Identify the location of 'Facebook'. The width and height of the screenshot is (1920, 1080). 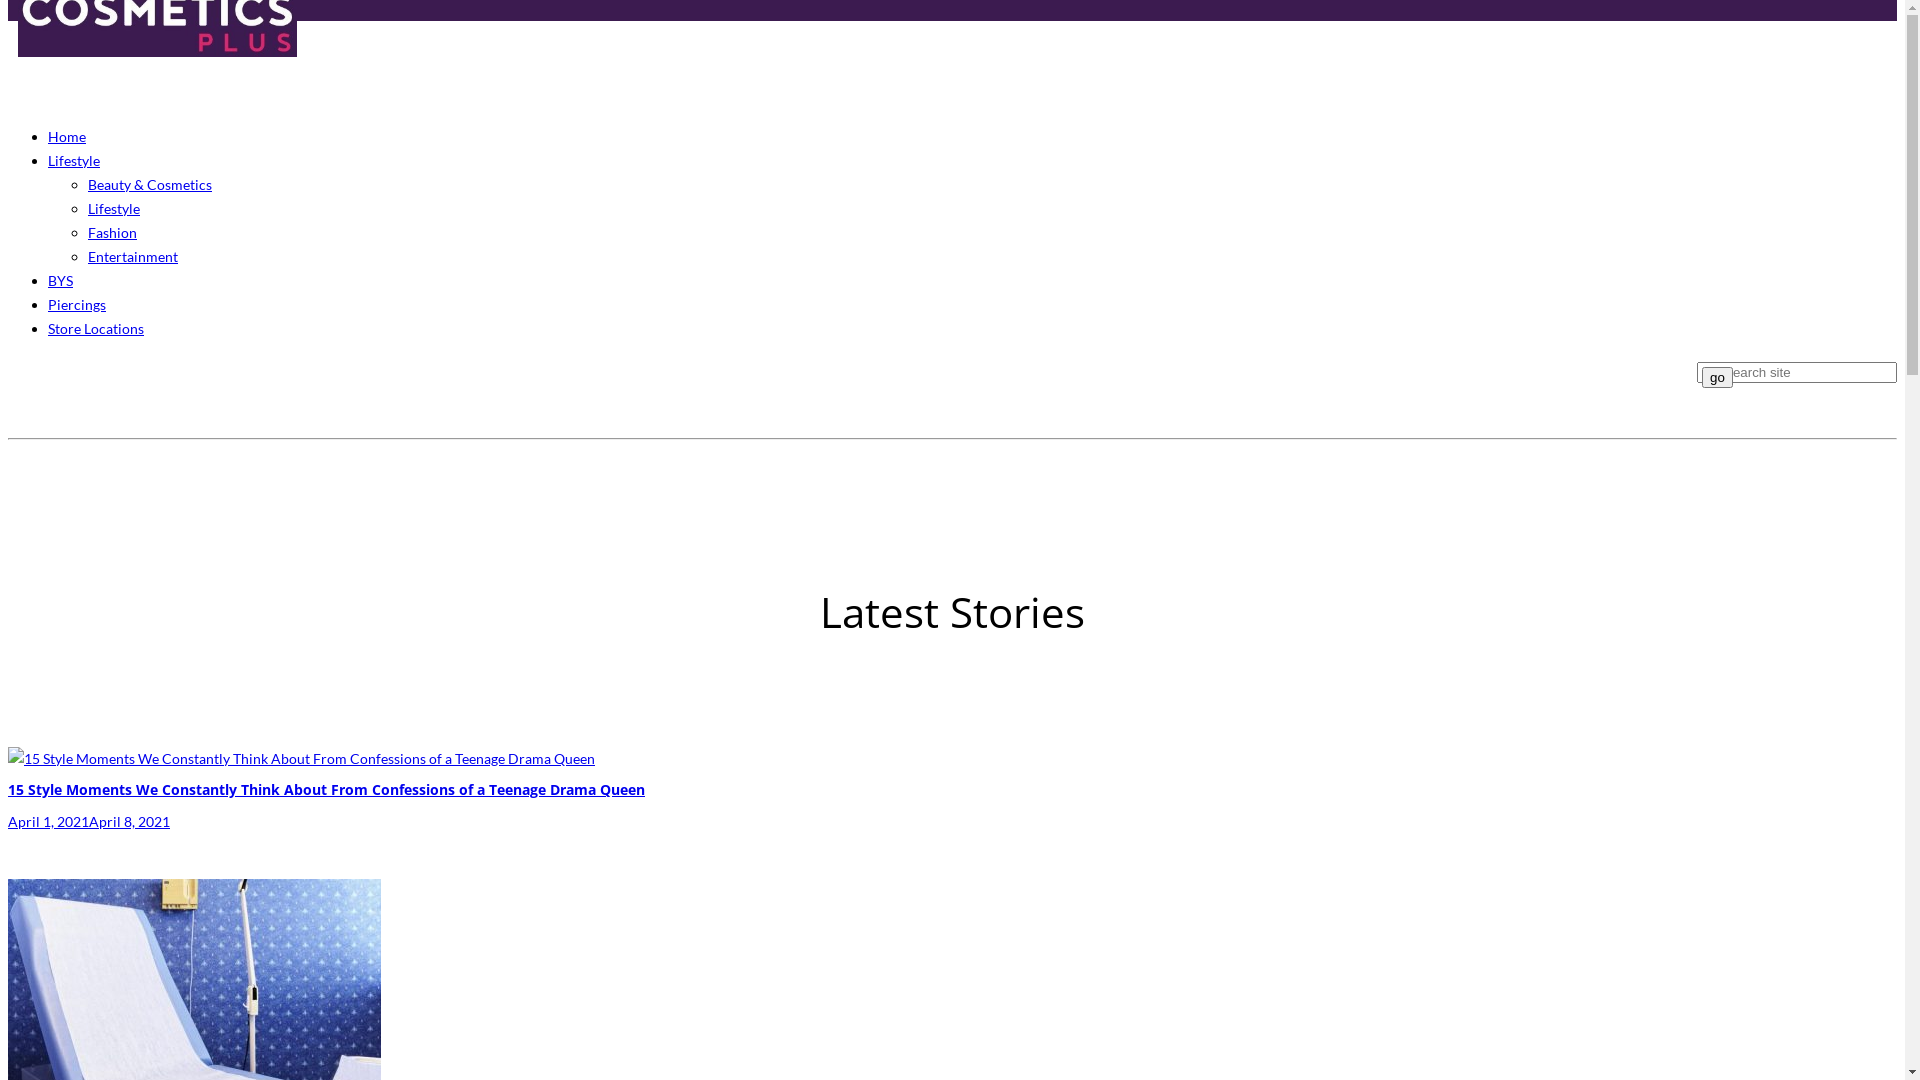
(25, 374).